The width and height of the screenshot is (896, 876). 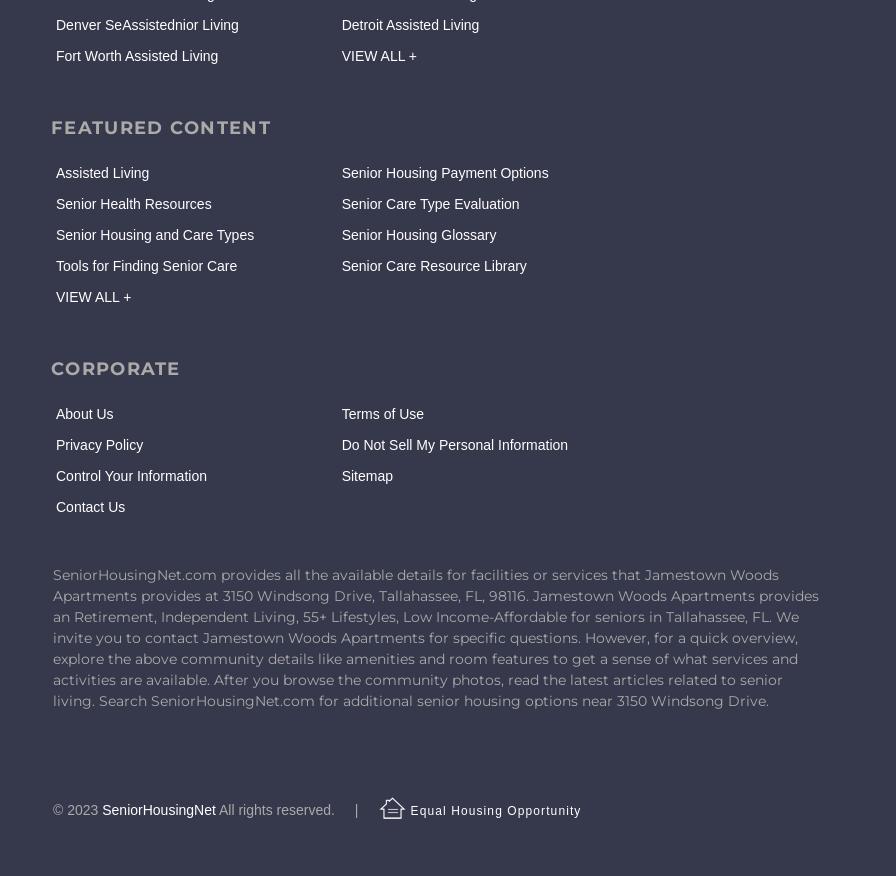 What do you see at coordinates (136, 54) in the screenshot?
I see `'Fort Worth Assisted Living'` at bounding box center [136, 54].